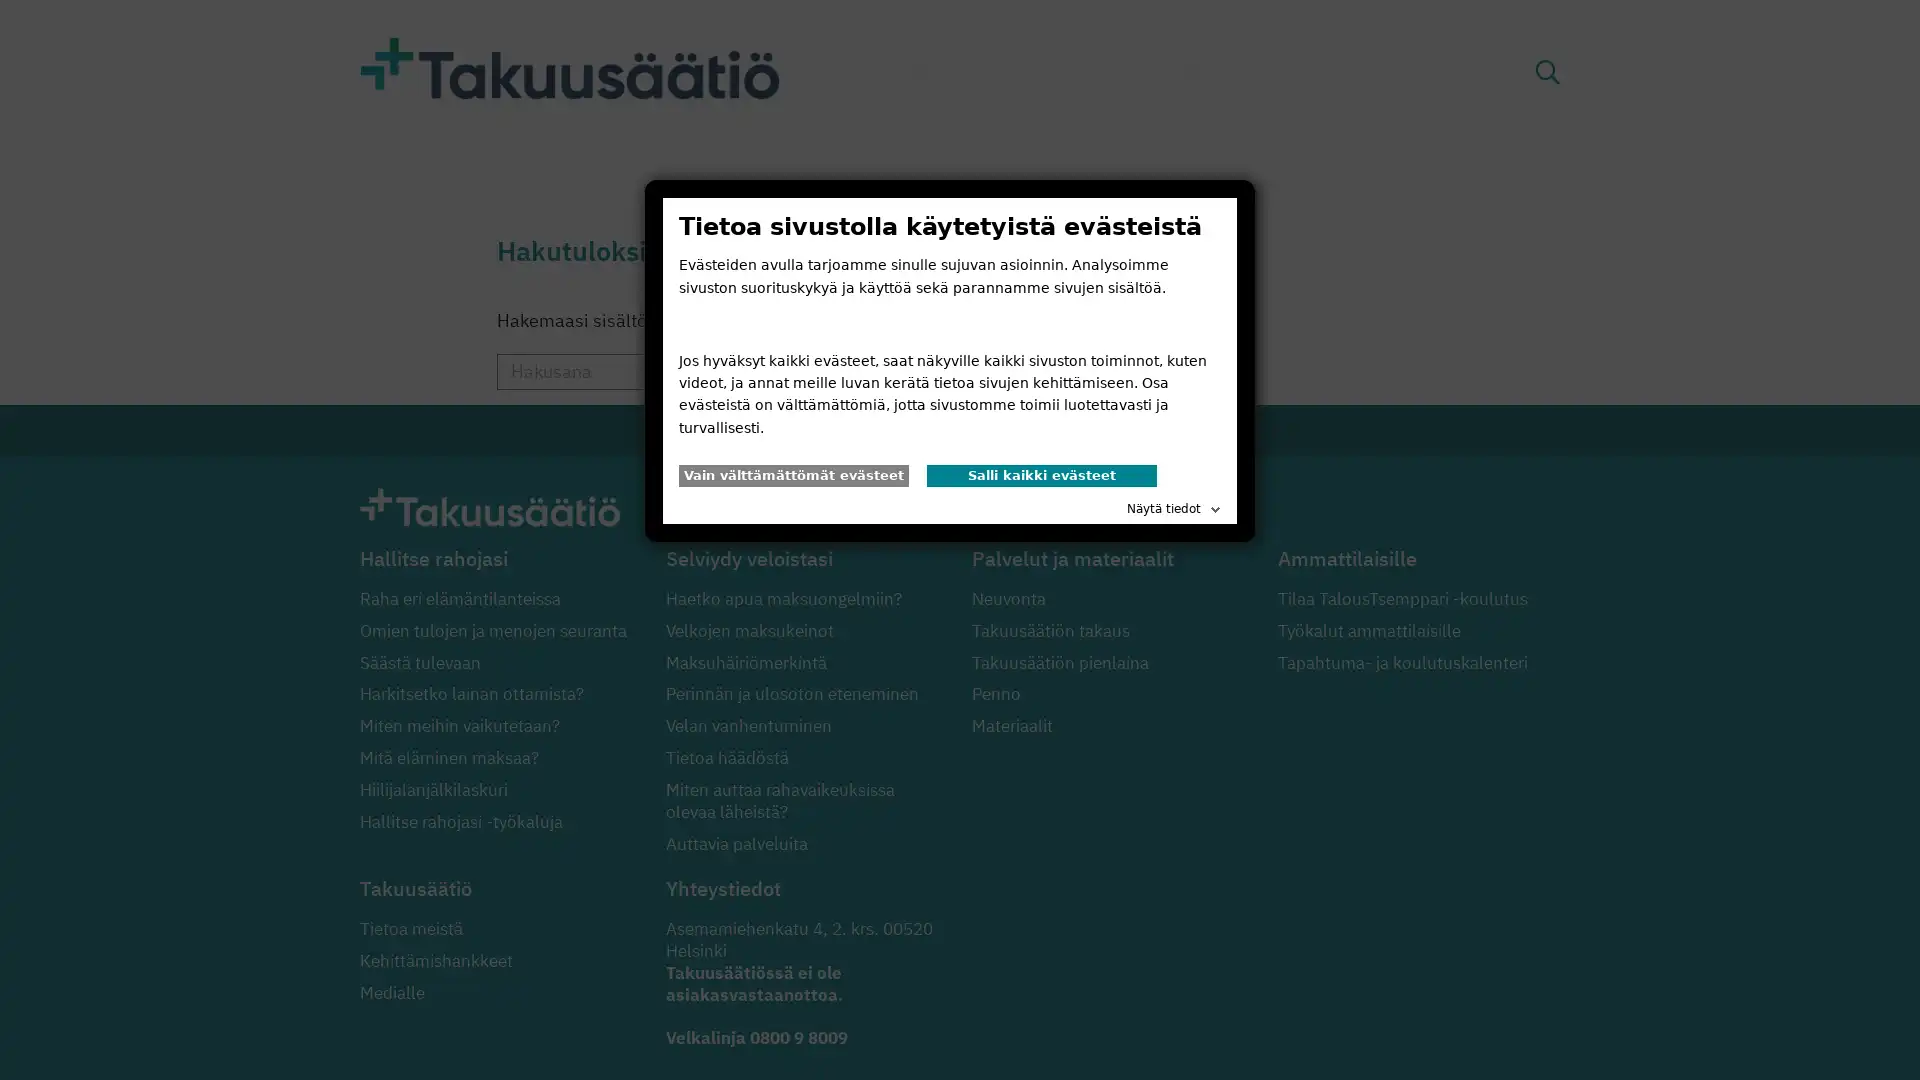  Describe the element at coordinates (676, 370) in the screenshot. I see `Hae` at that location.